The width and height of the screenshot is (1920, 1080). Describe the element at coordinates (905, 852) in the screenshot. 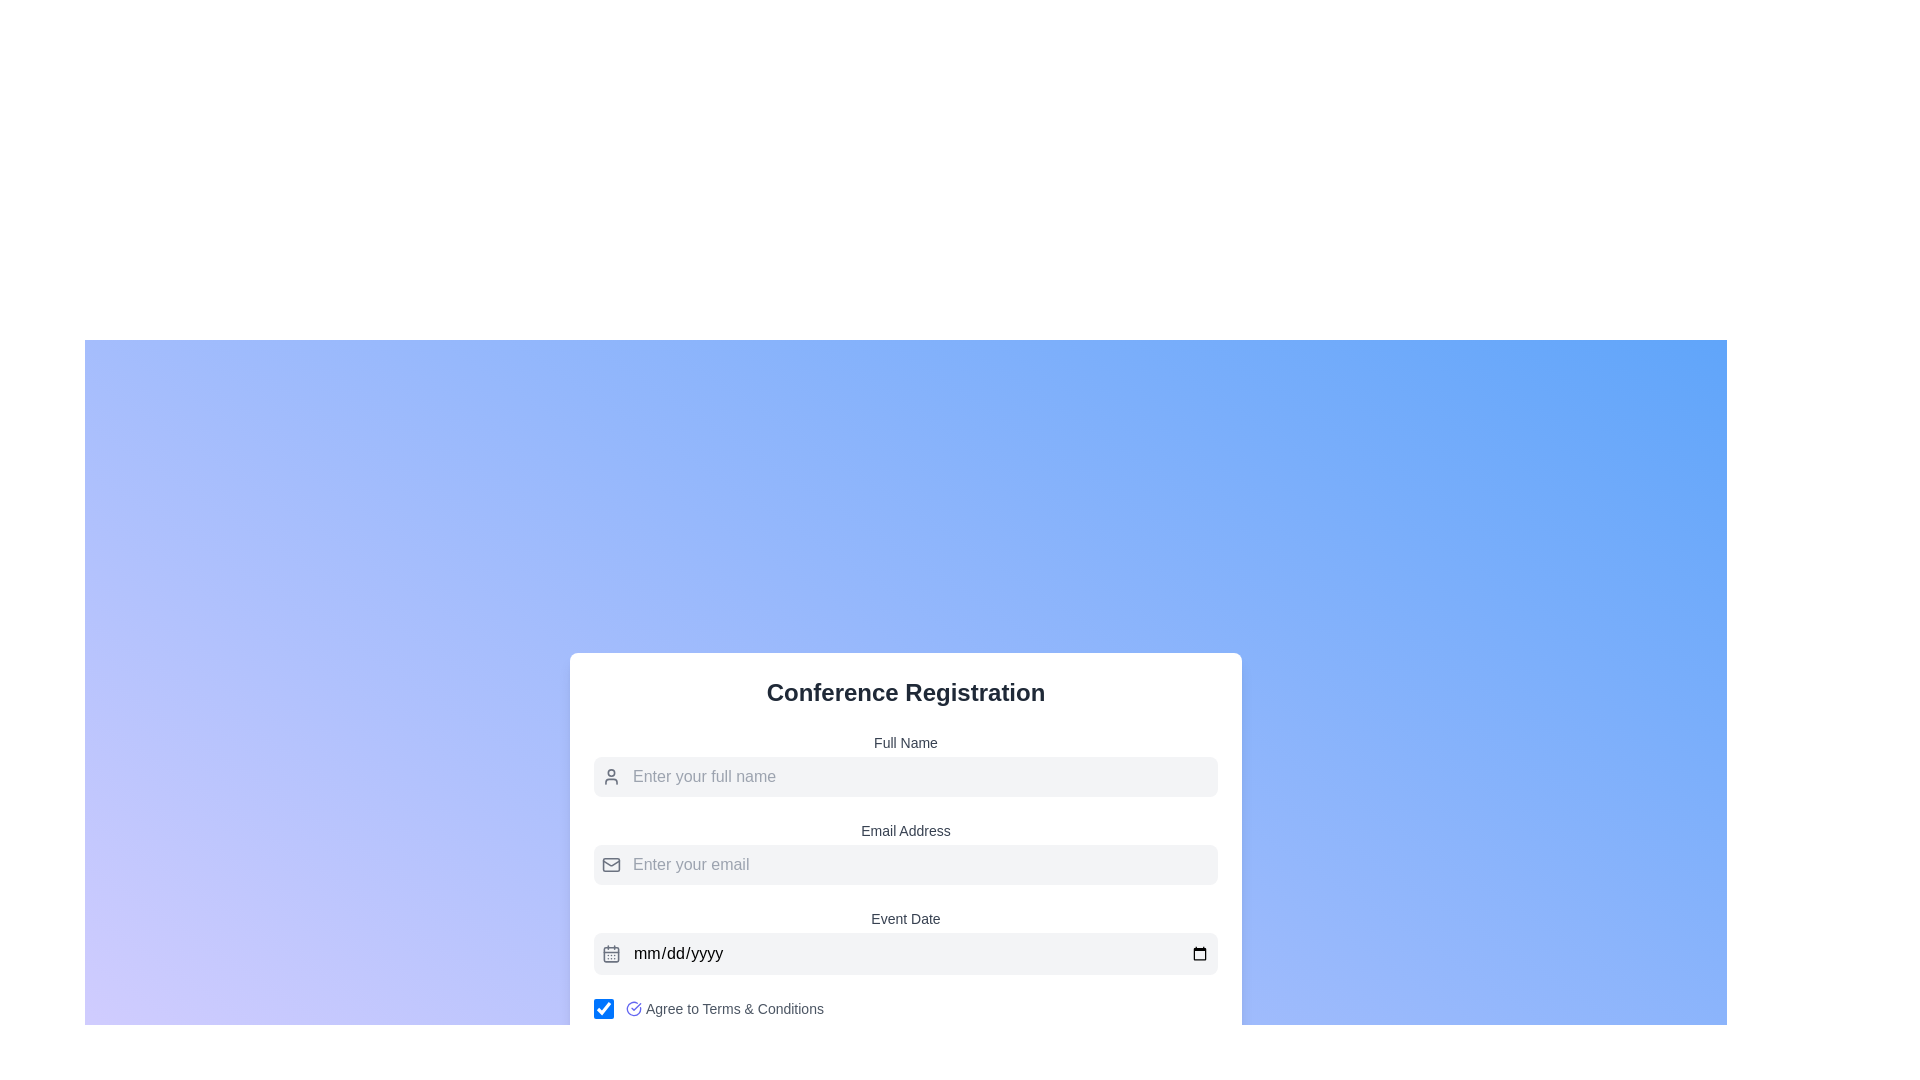

I see `the email input field located under the 'Full Name' field and above the 'Event Date' field in the 'Conference Registration' section` at that location.